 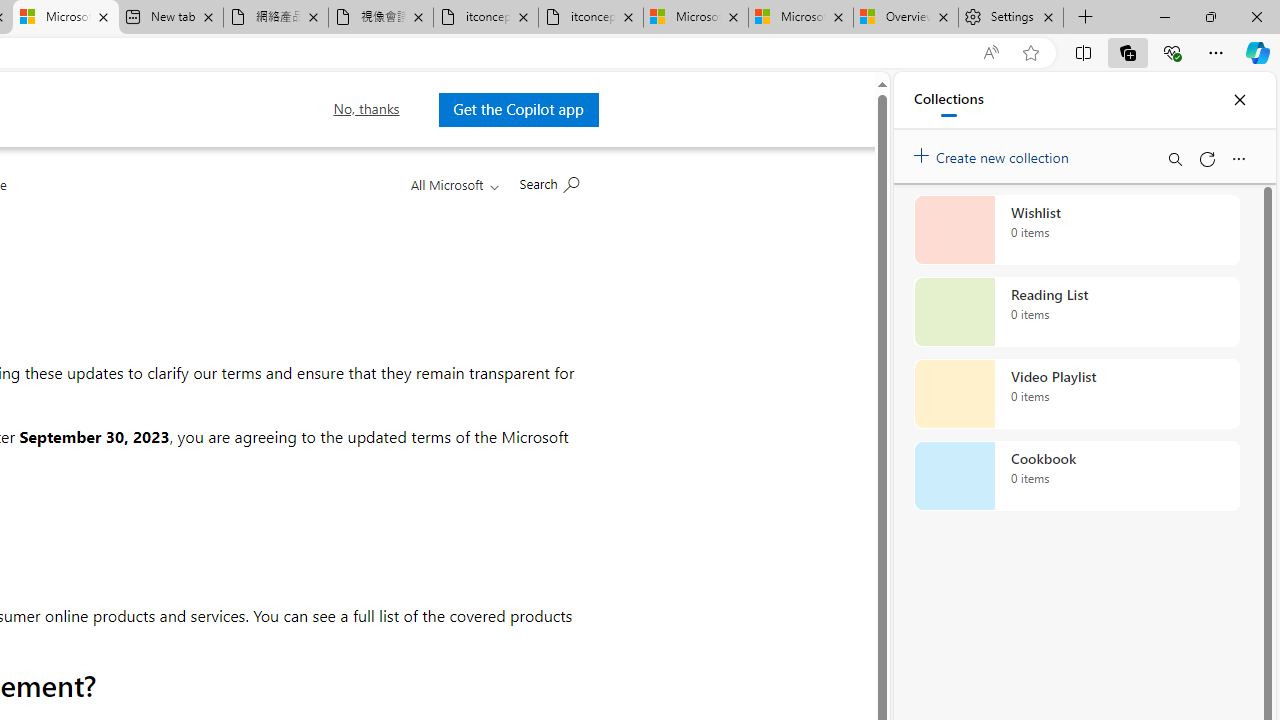 What do you see at coordinates (549, 182) in the screenshot?
I see `'Search Microsoft.com'` at bounding box center [549, 182].